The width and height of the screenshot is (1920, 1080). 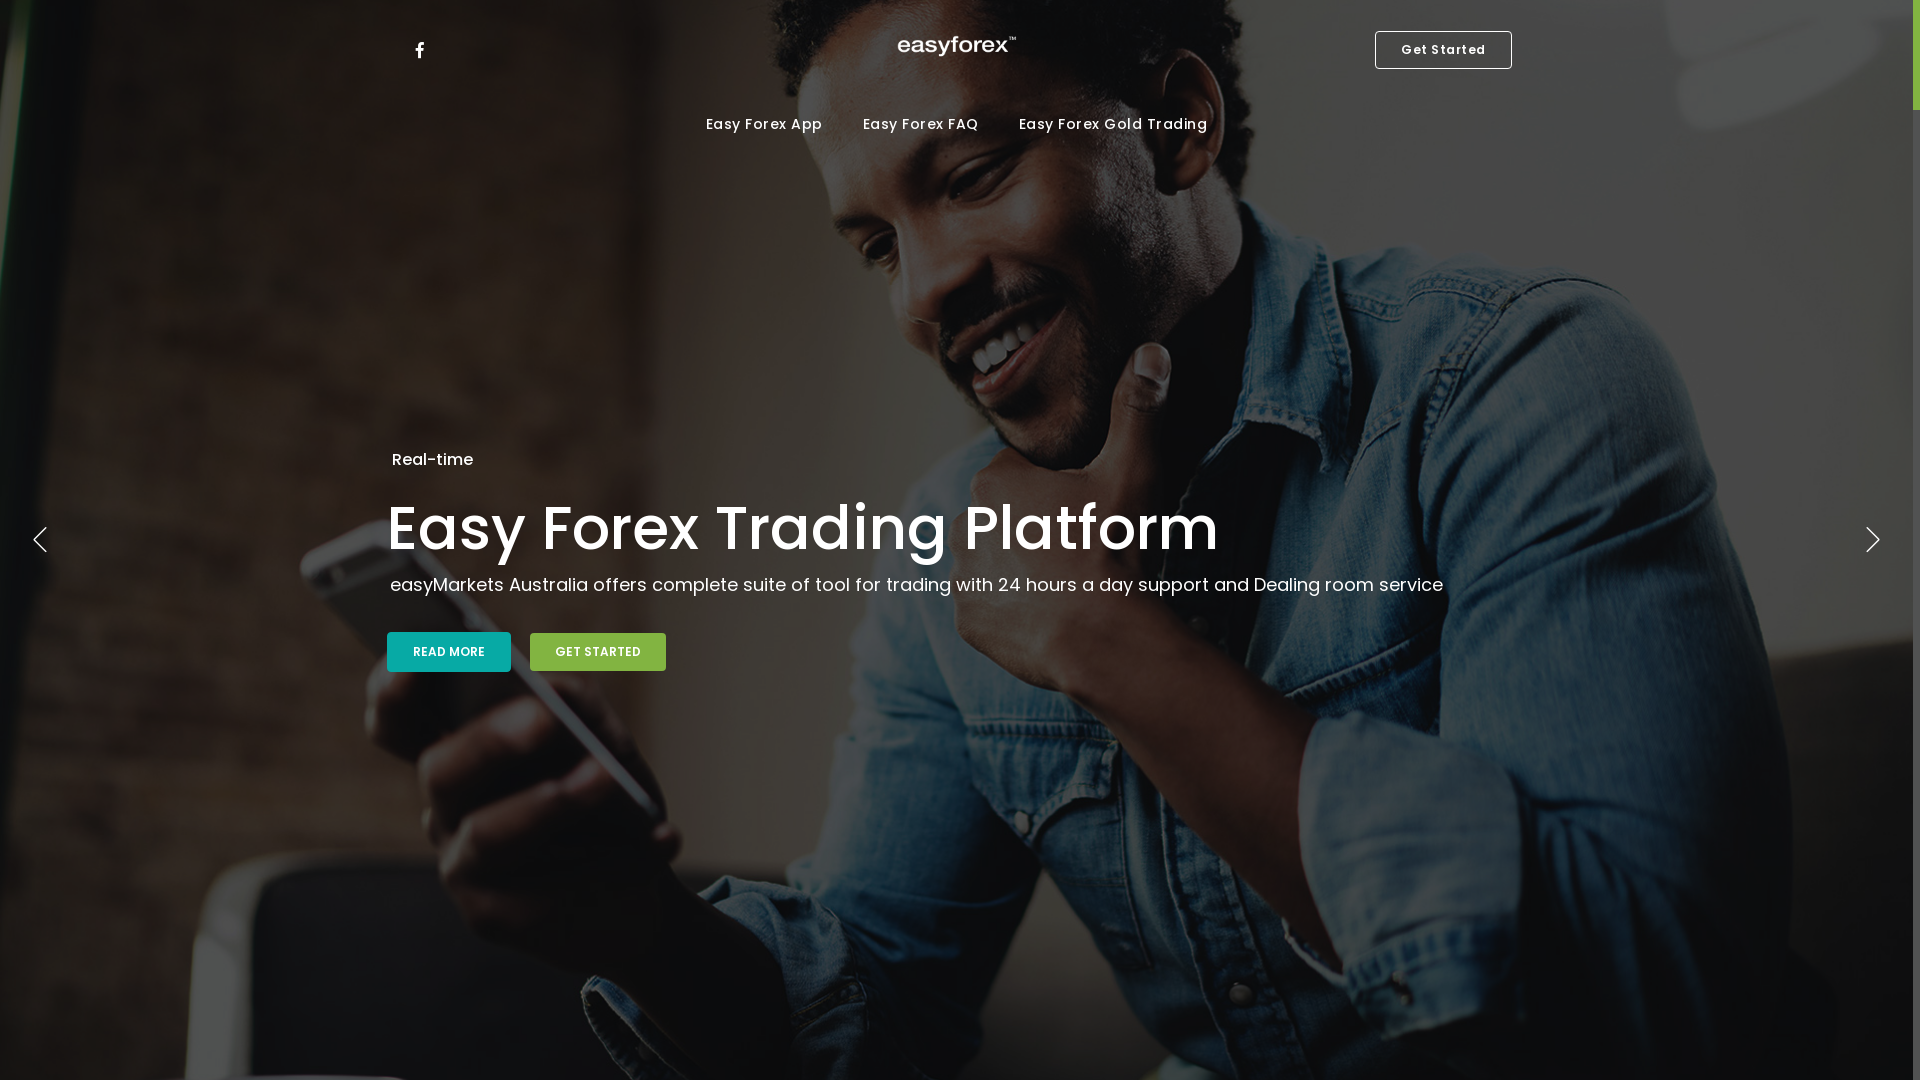 I want to click on 'Easy Forex Gold Trading', so click(x=1018, y=124).